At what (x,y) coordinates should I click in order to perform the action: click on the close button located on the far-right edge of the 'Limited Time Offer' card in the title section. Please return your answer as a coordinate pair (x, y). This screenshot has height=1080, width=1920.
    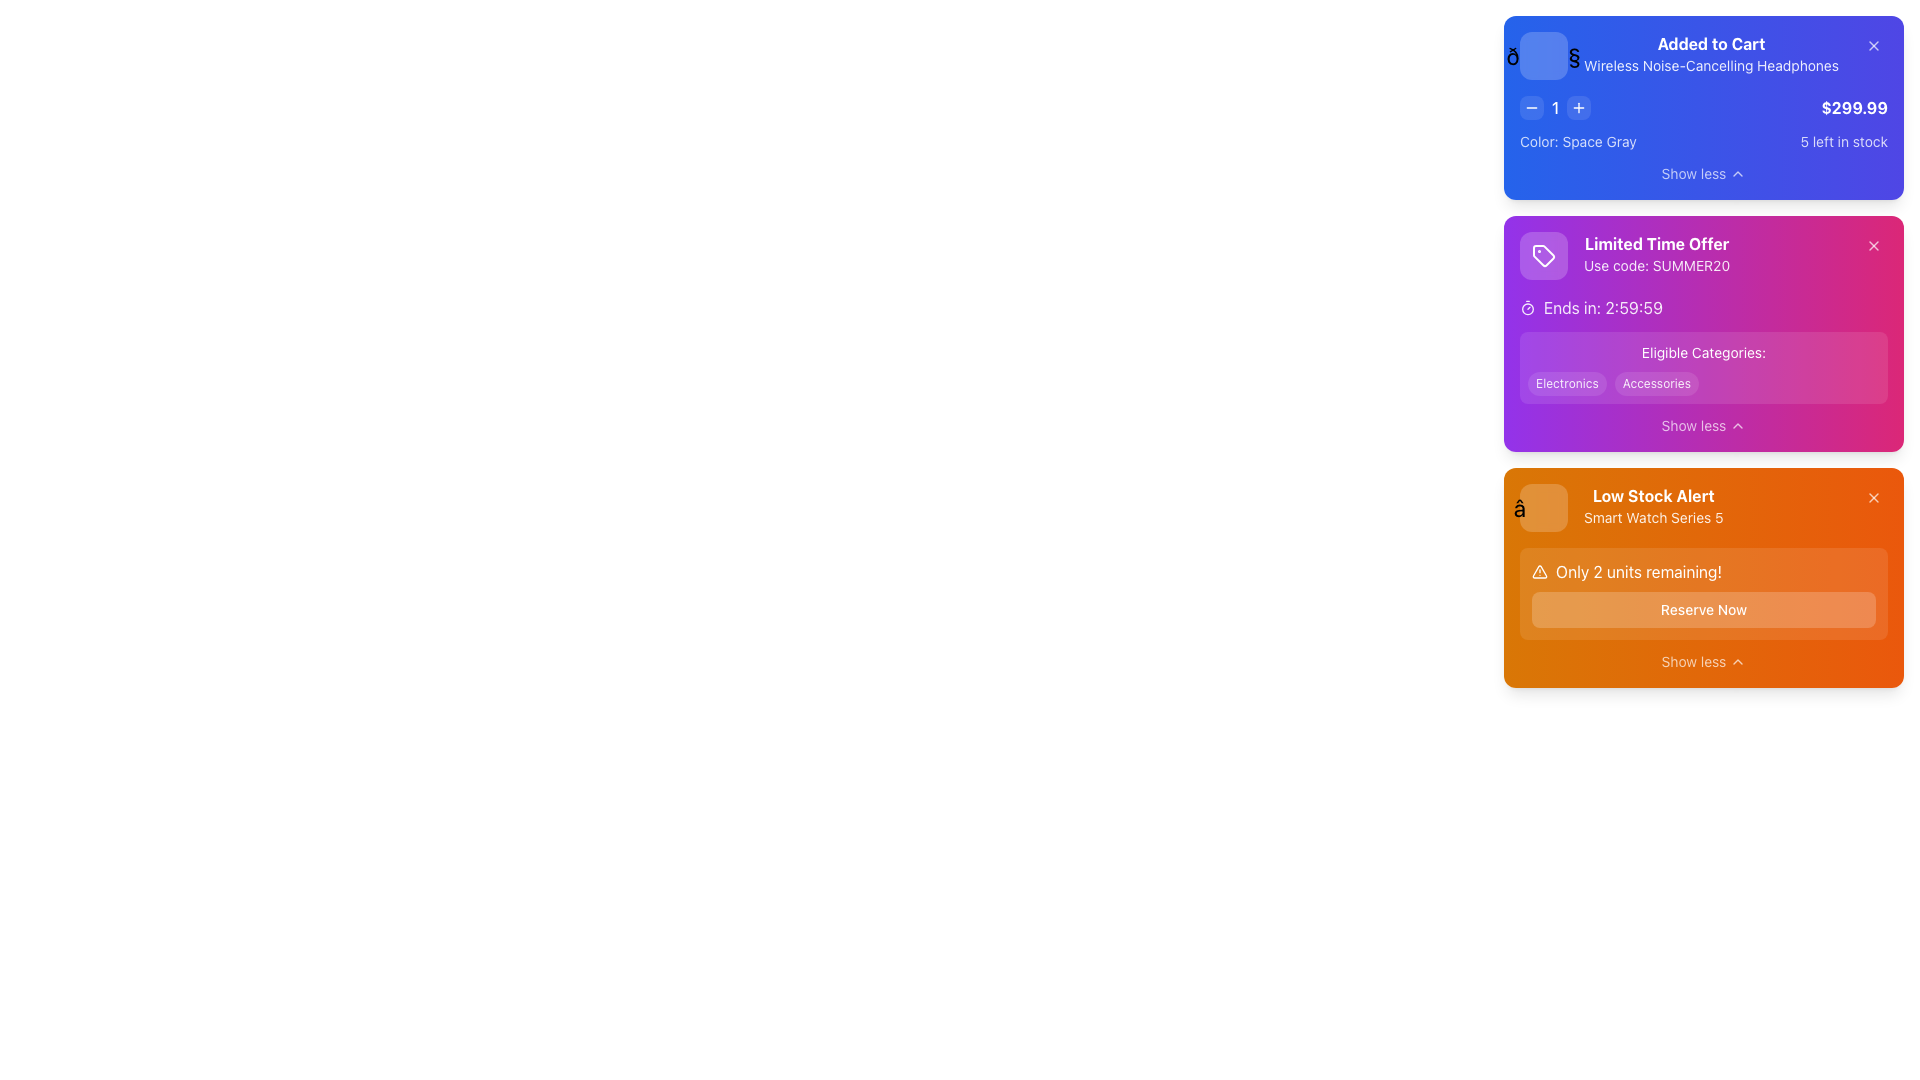
    Looking at the image, I should click on (1872, 245).